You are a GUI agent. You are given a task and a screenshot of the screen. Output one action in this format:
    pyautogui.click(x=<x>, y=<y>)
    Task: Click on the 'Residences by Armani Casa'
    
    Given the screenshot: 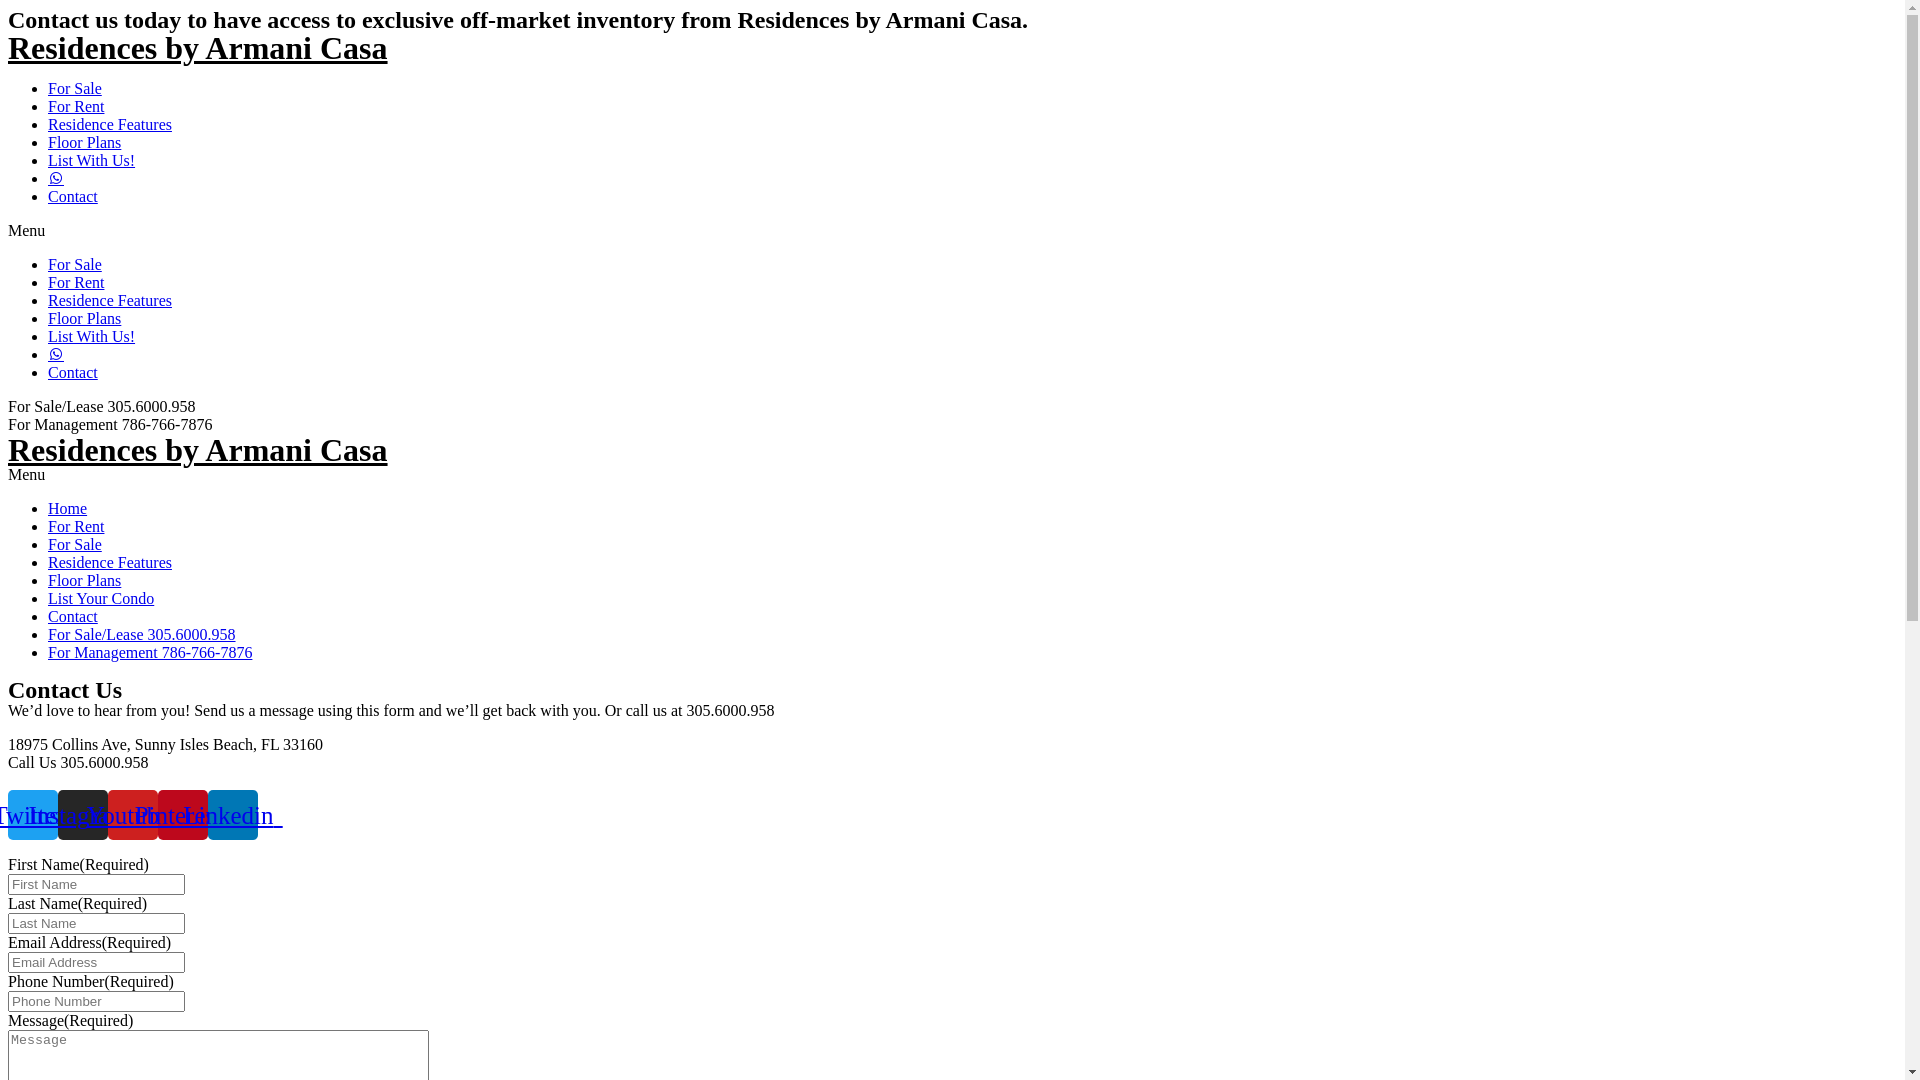 What is the action you would take?
    pyautogui.click(x=197, y=450)
    